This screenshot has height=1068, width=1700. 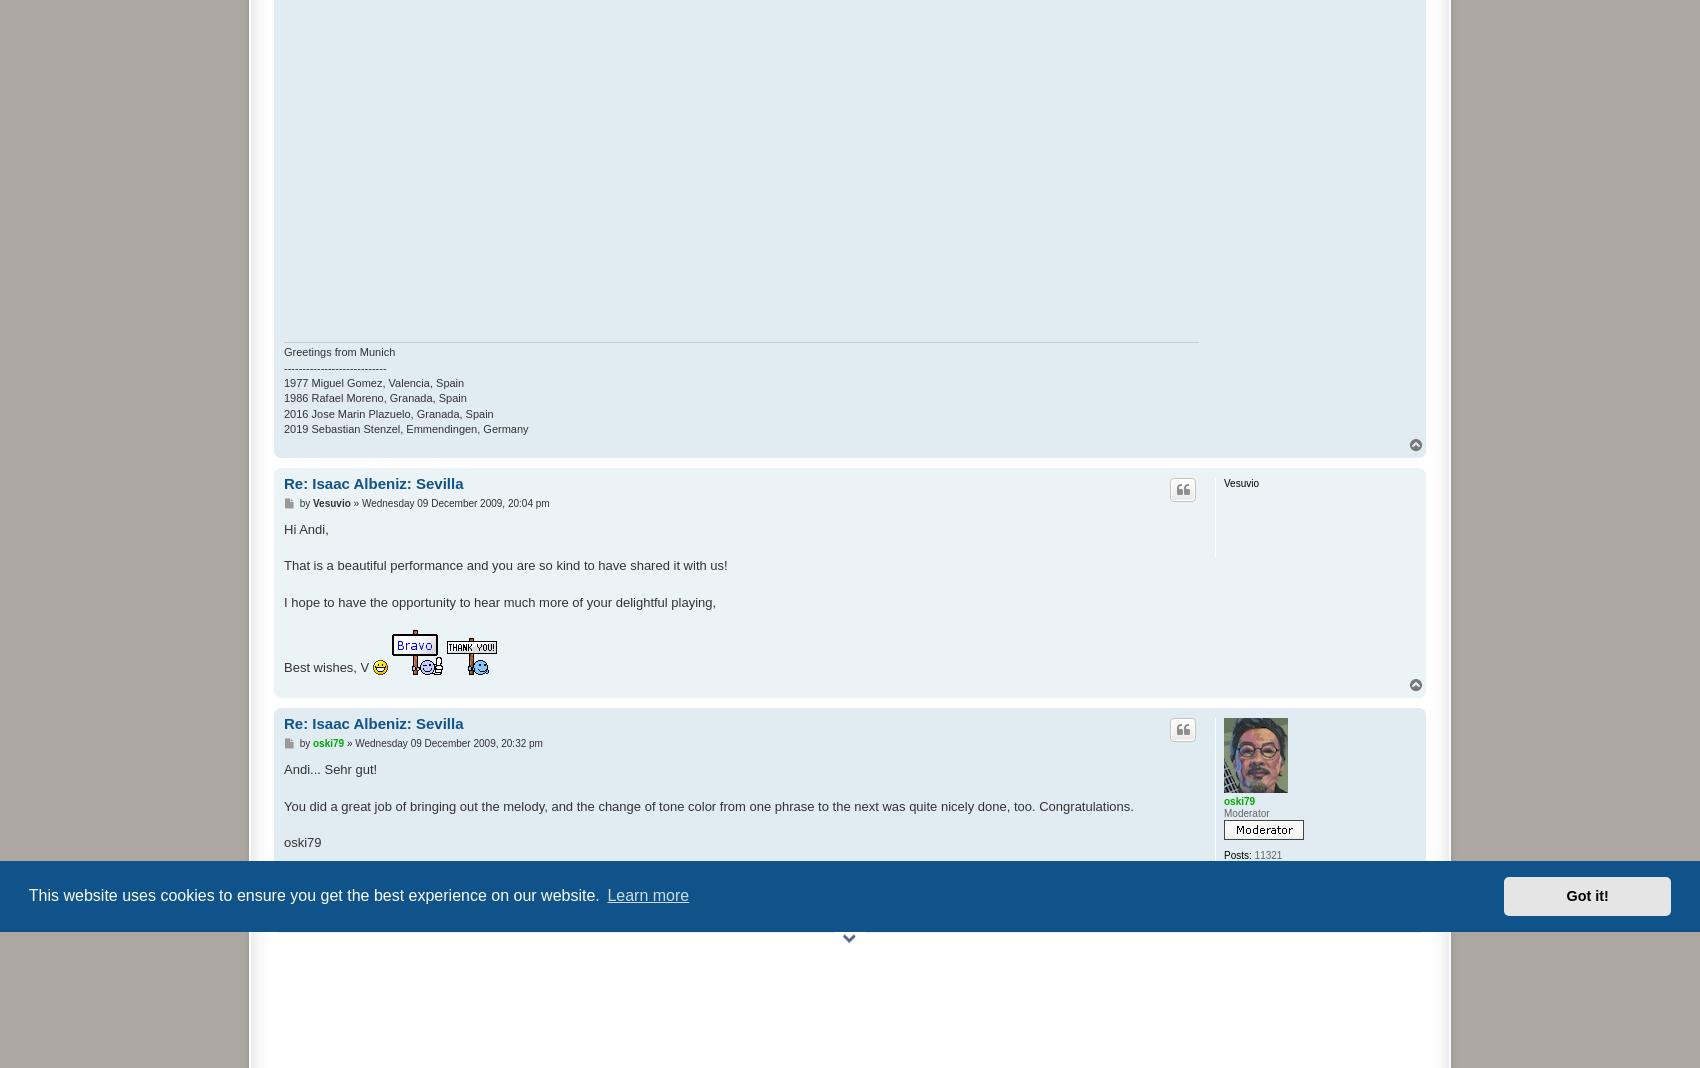 I want to click on 'Friday 08 February 2008, 16:12 pm', so click(x=1254, y=866).